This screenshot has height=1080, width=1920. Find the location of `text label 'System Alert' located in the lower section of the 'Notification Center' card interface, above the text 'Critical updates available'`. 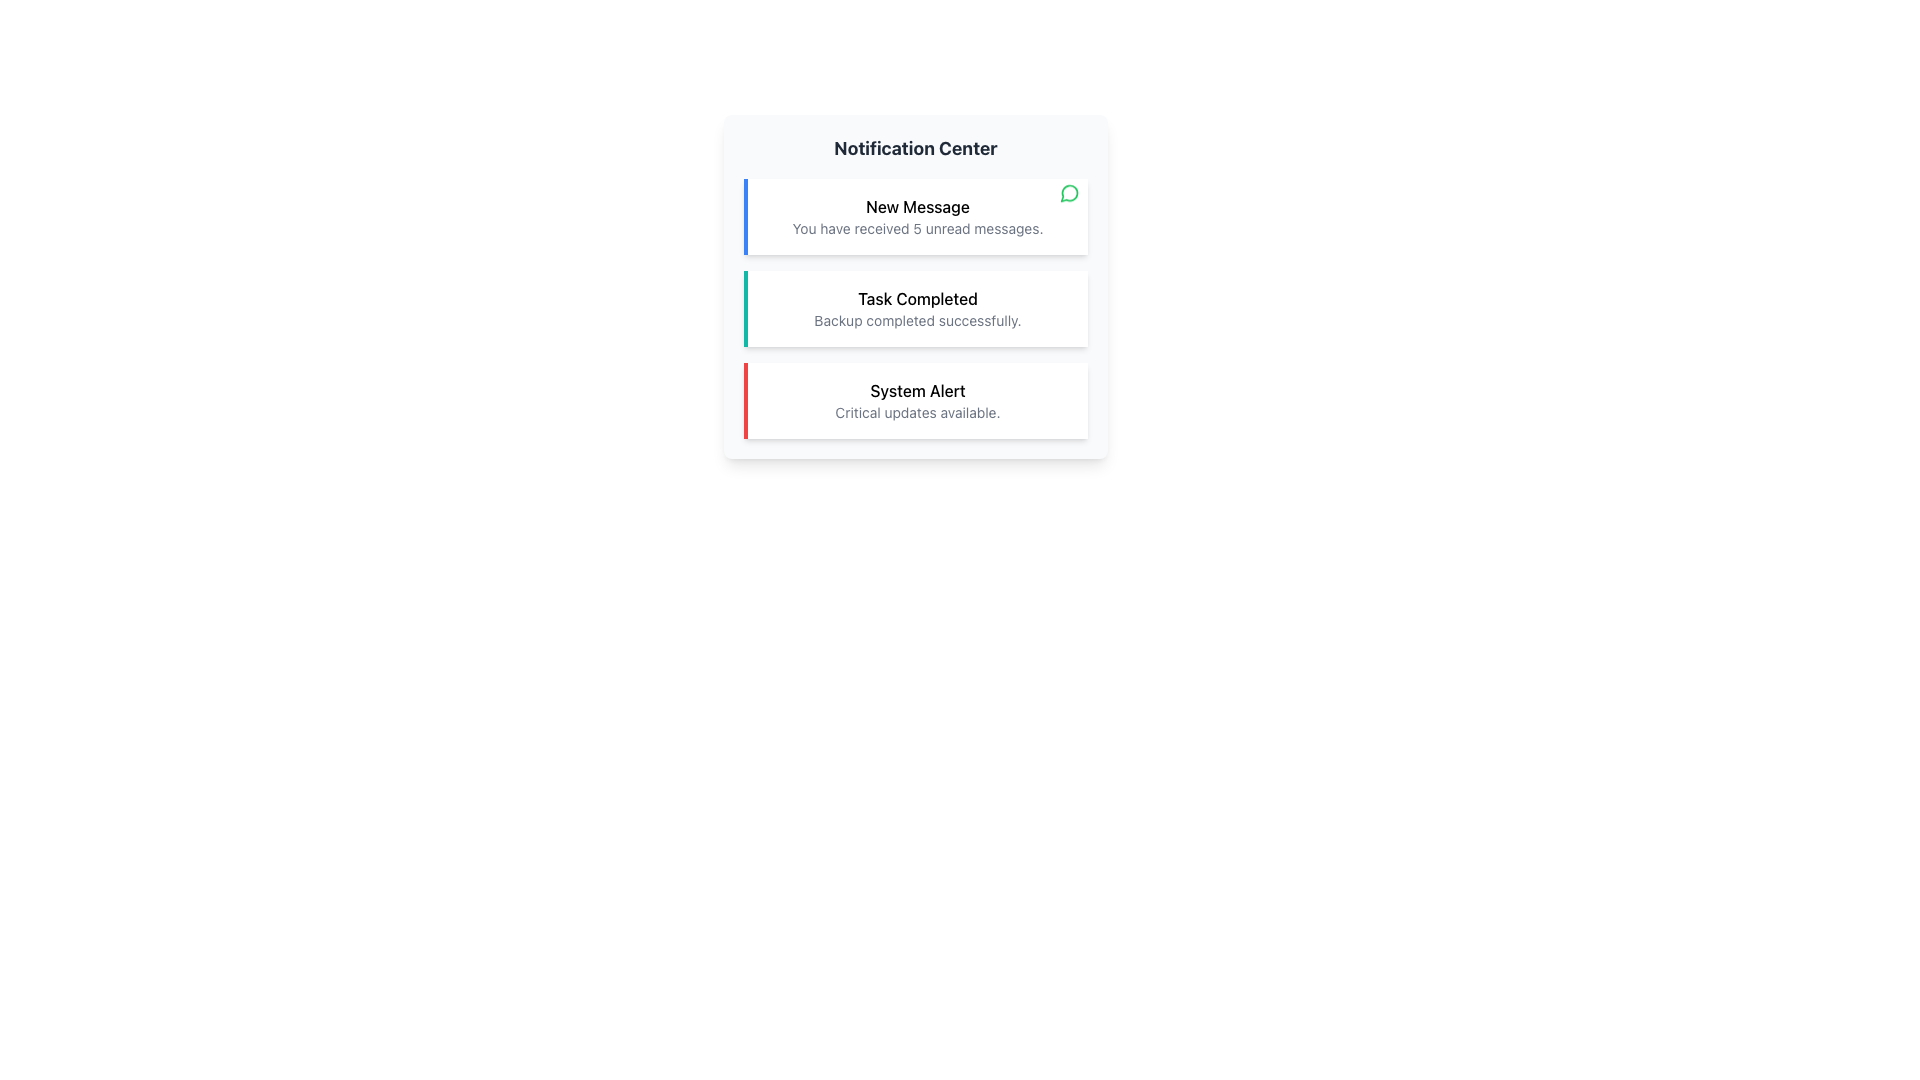

text label 'System Alert' located in the lower section of the 'Notification Center' card interface, above the text 'Critical updates available' is located at coordinates (916, 390).